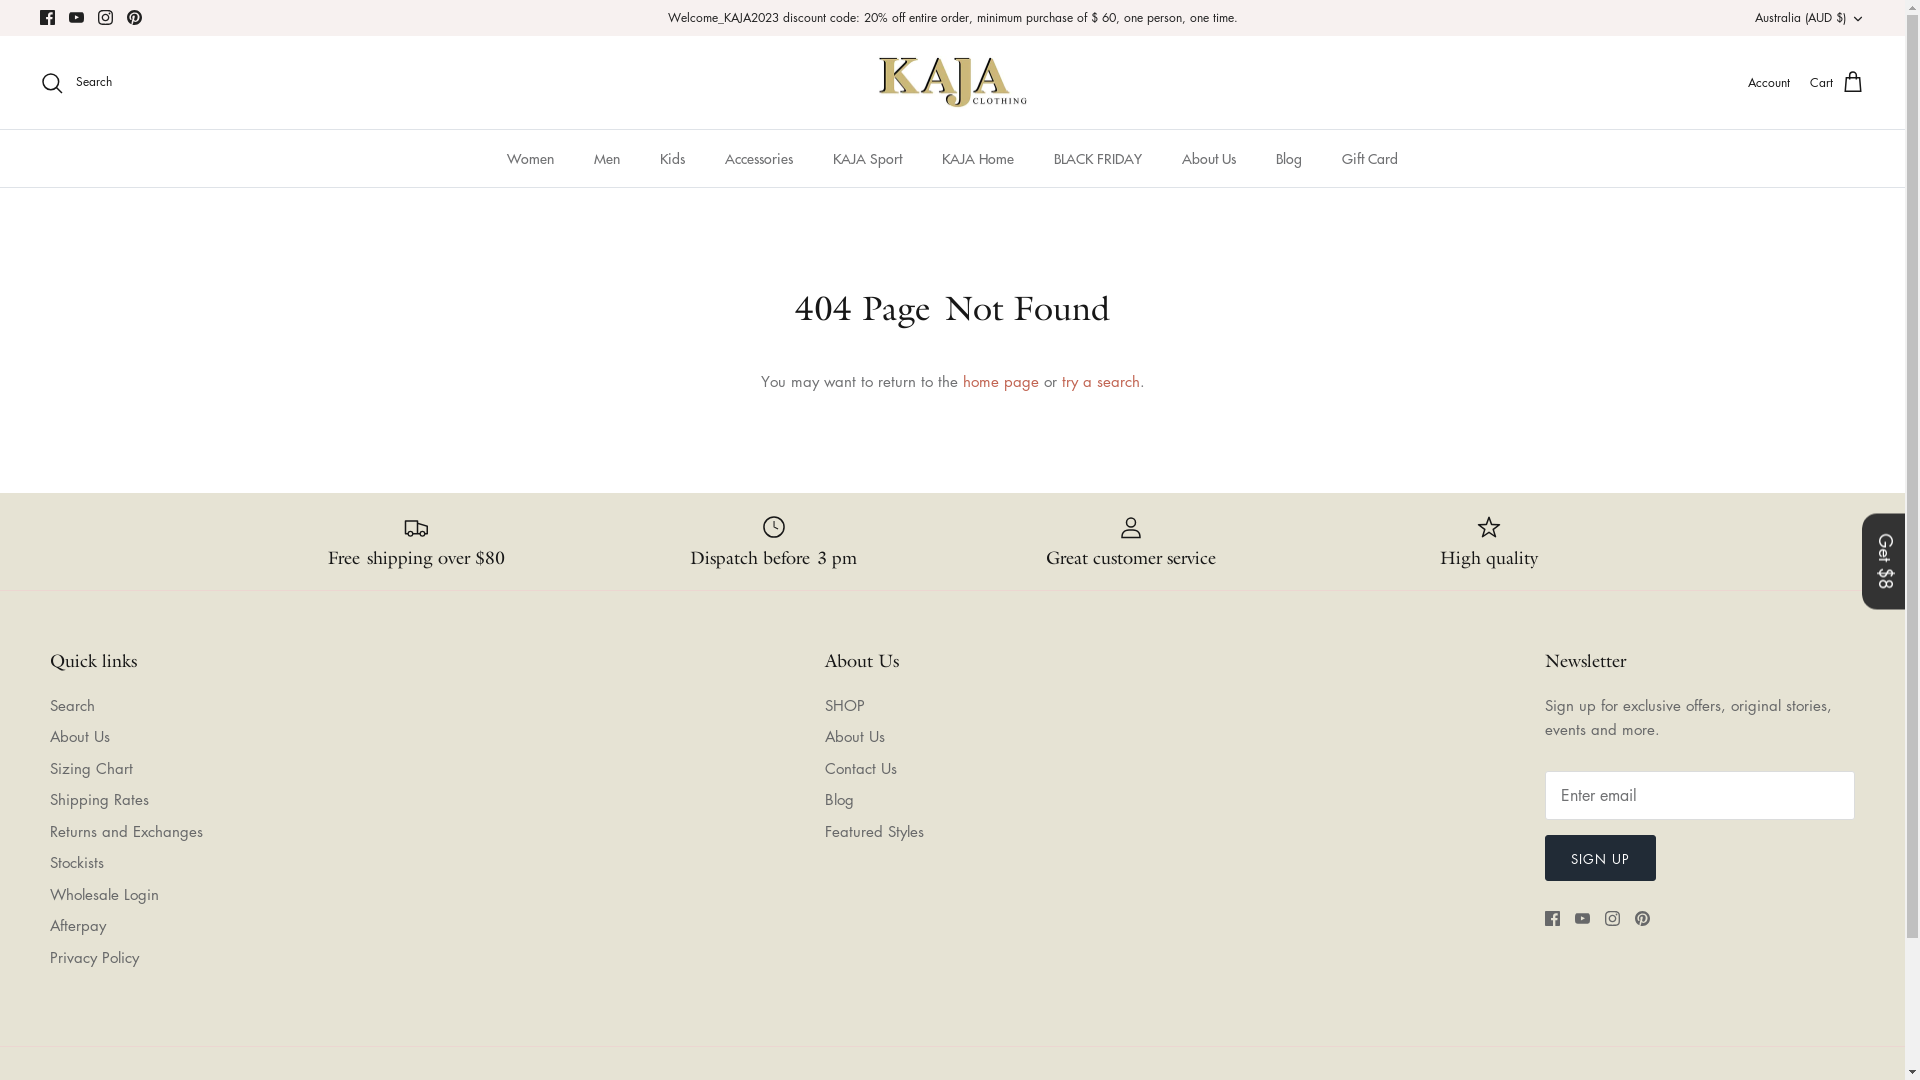  I want to click on 'Privacy Policy', so click(93, 955).